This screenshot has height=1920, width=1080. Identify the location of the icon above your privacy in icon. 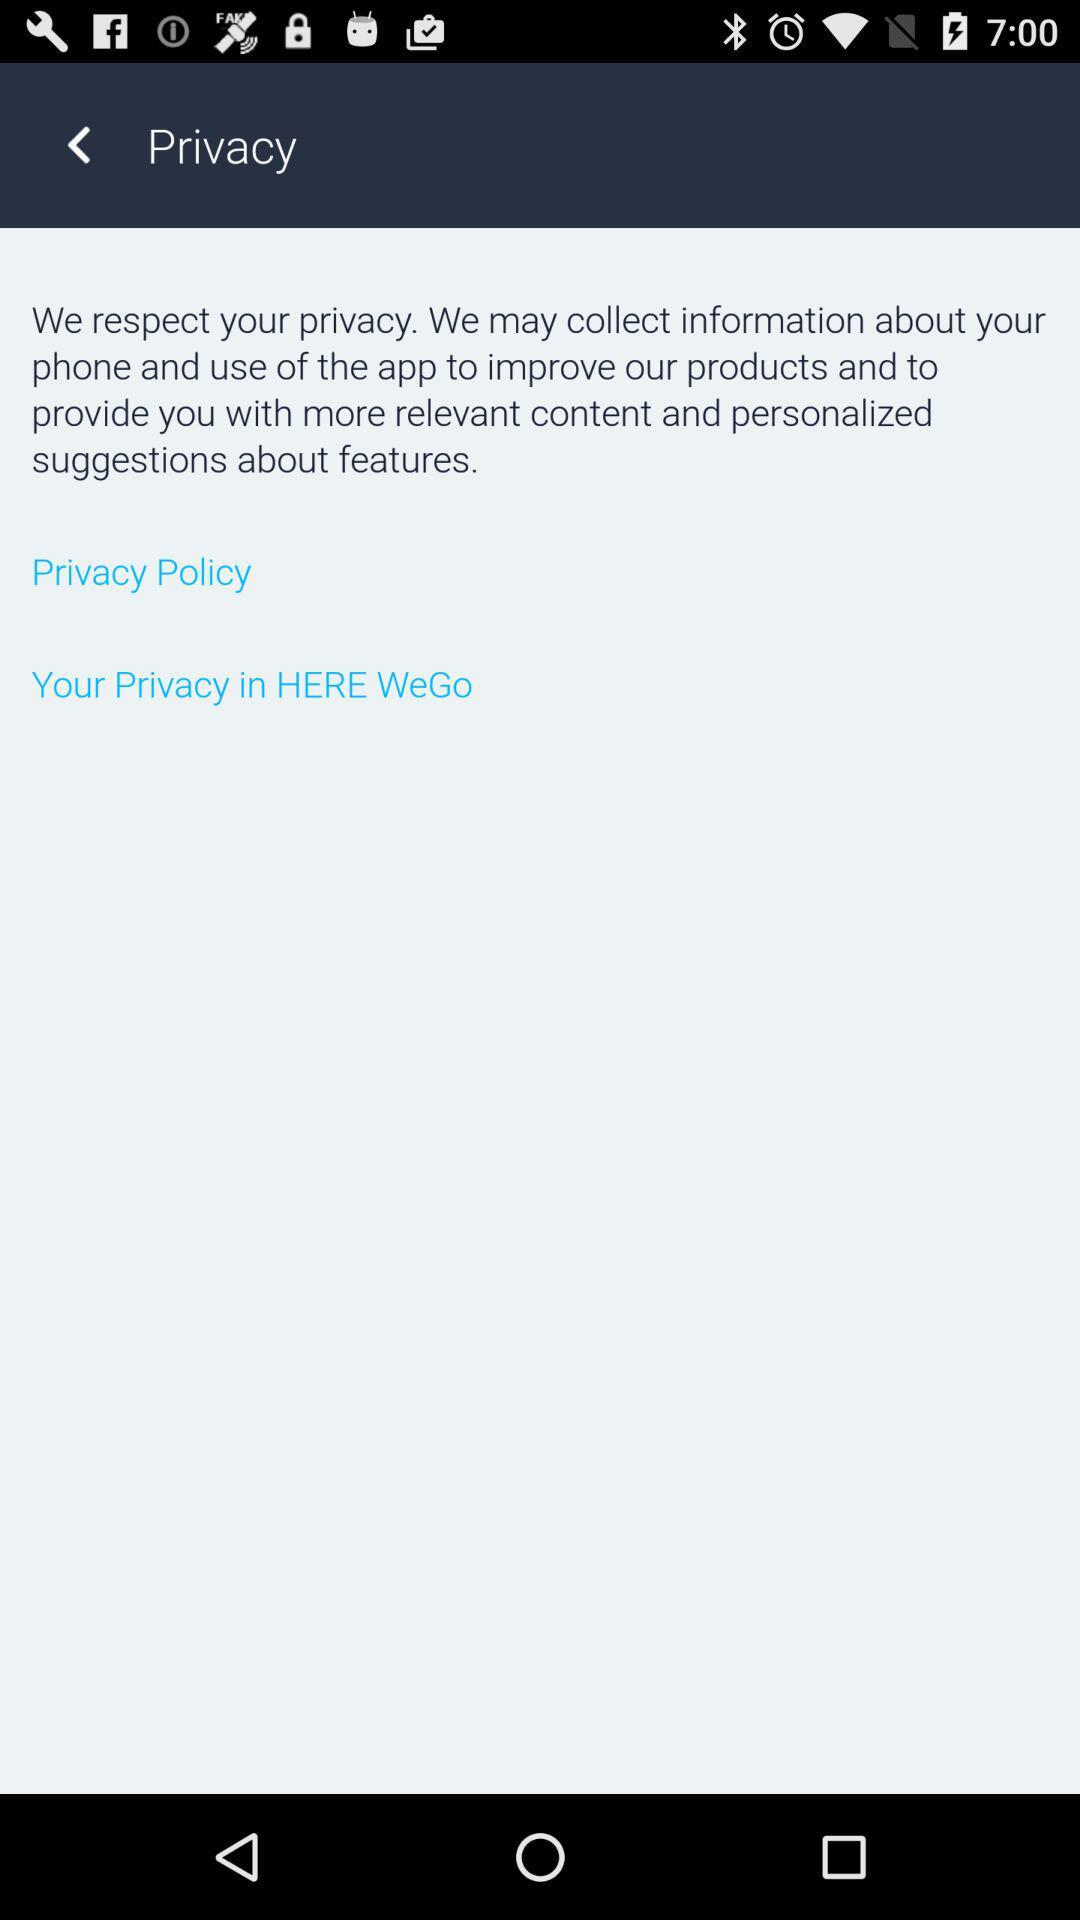
(540, 569).